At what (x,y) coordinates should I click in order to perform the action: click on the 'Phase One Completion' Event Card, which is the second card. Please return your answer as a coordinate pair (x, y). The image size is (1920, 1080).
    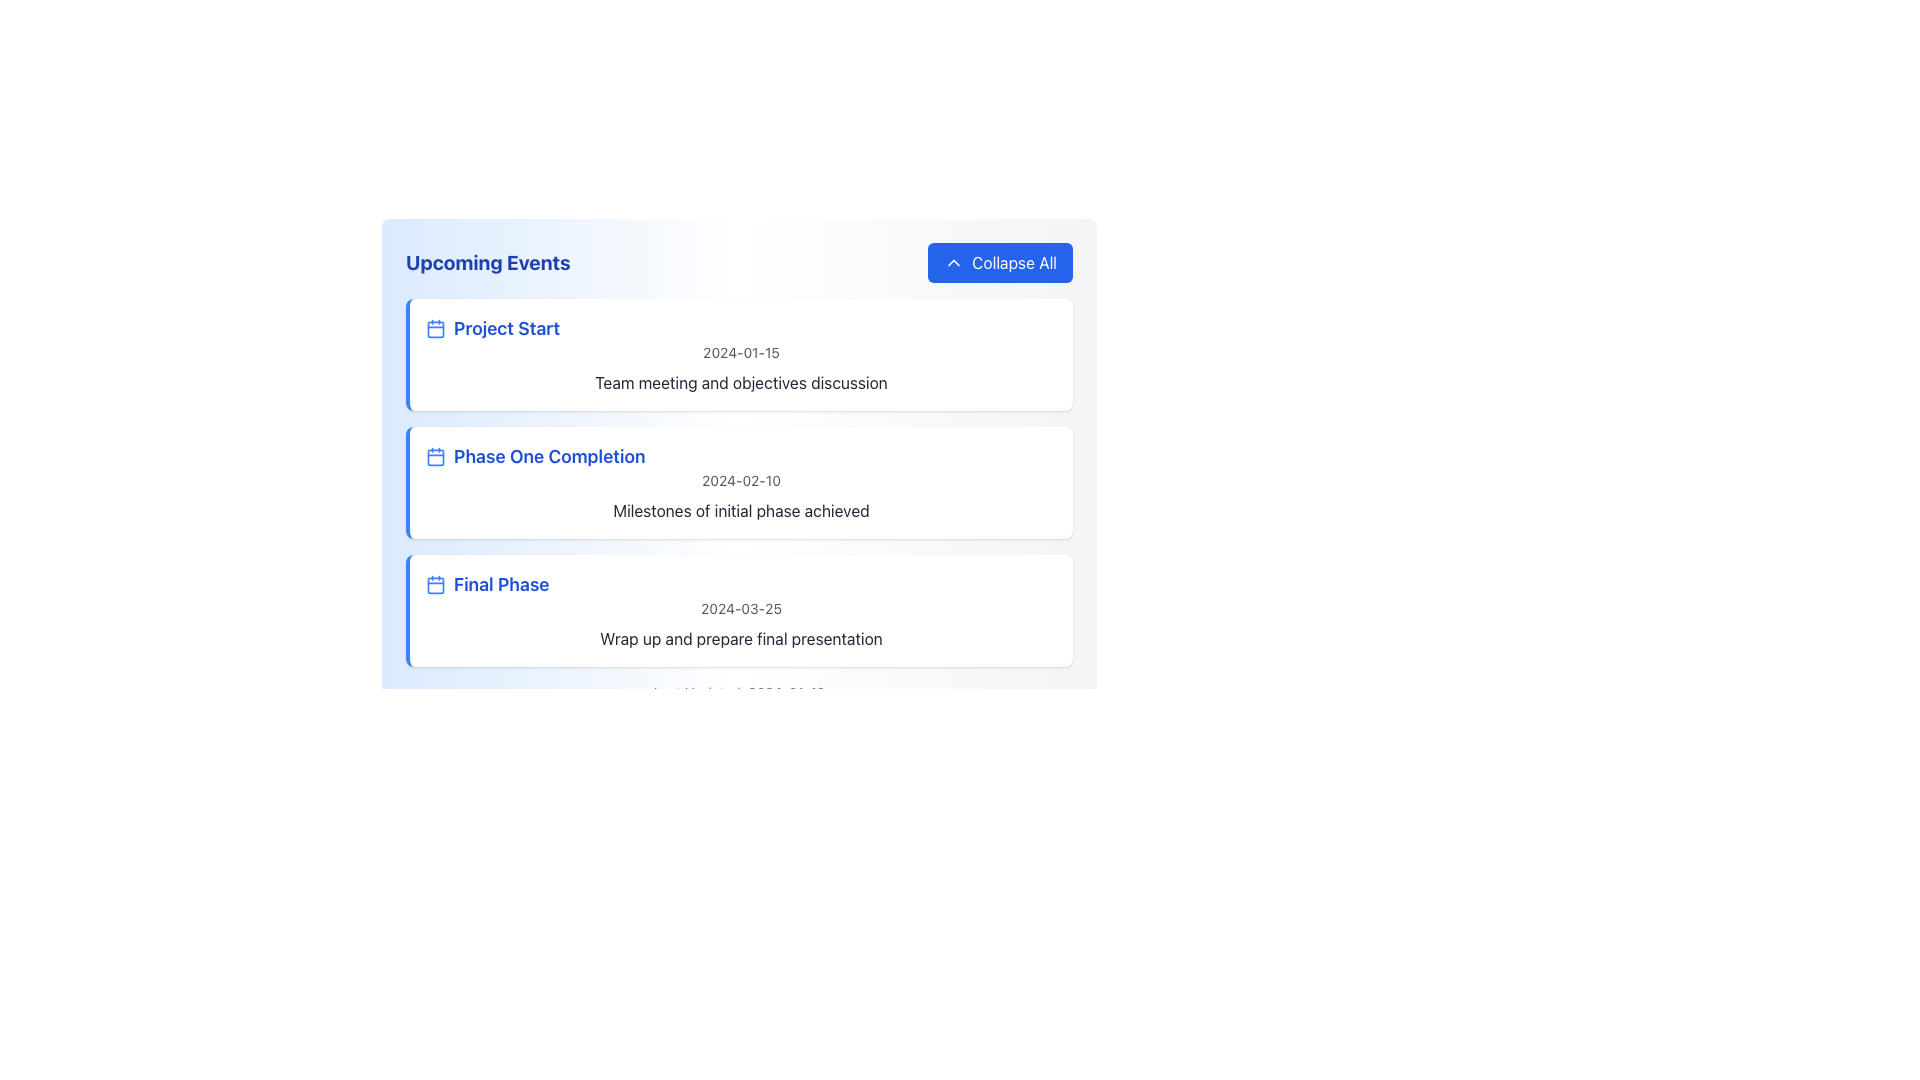
    Looking at the image, I should click on (738, 473).